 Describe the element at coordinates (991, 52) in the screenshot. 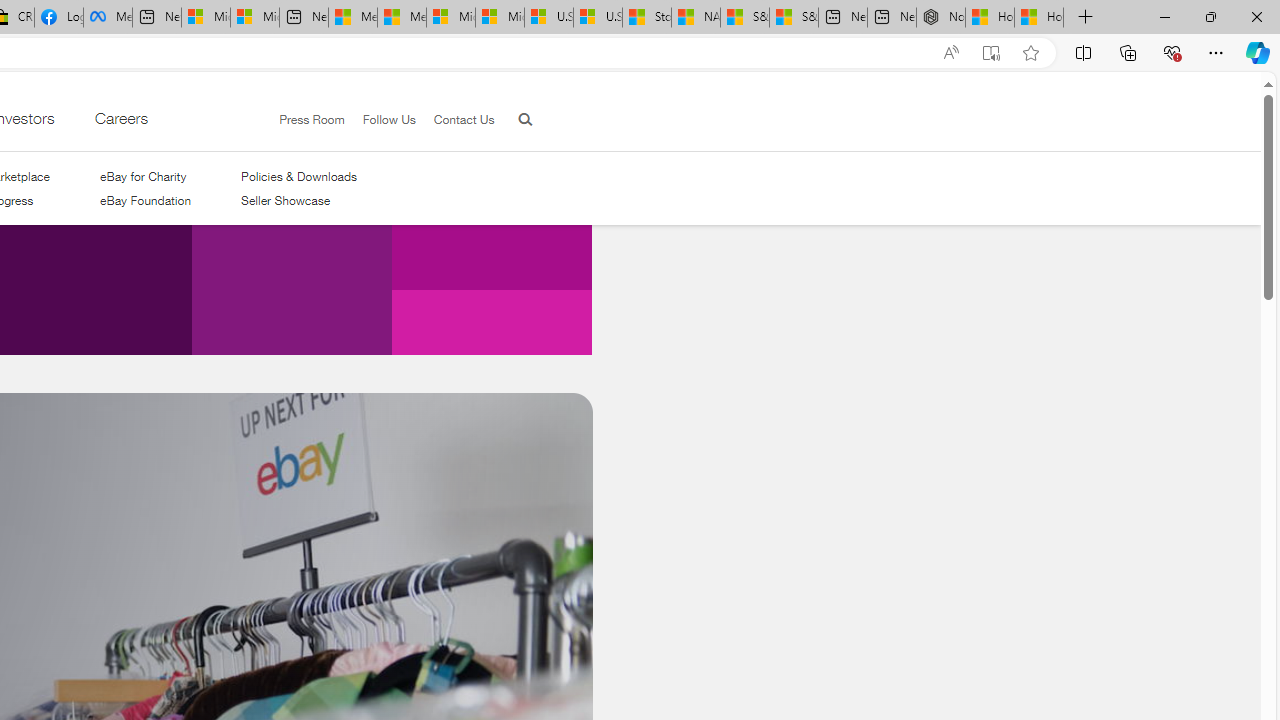

I see `'Enter Immersive Reader (F9)'` at that location.